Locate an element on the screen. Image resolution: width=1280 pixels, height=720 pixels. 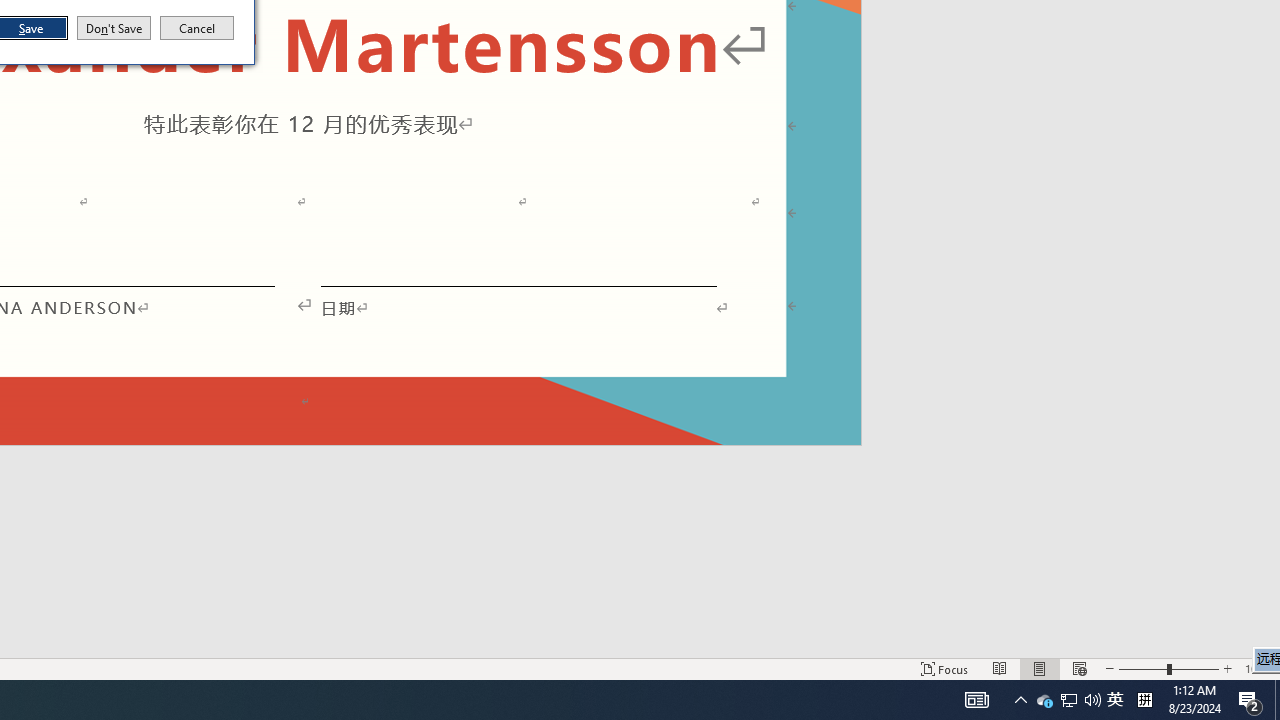
'Cancel' is located at coordinates (197, 28).